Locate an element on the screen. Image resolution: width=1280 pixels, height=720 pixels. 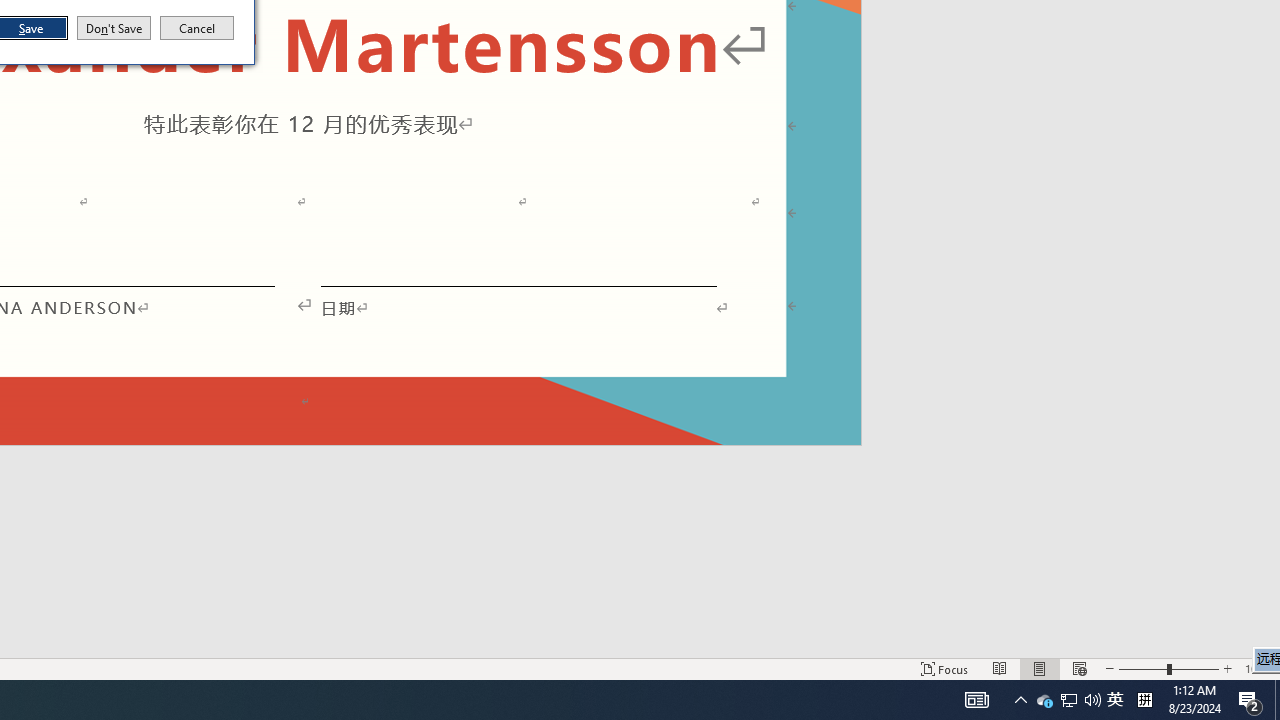
'Cancel' is located at coordinates (197, 28).